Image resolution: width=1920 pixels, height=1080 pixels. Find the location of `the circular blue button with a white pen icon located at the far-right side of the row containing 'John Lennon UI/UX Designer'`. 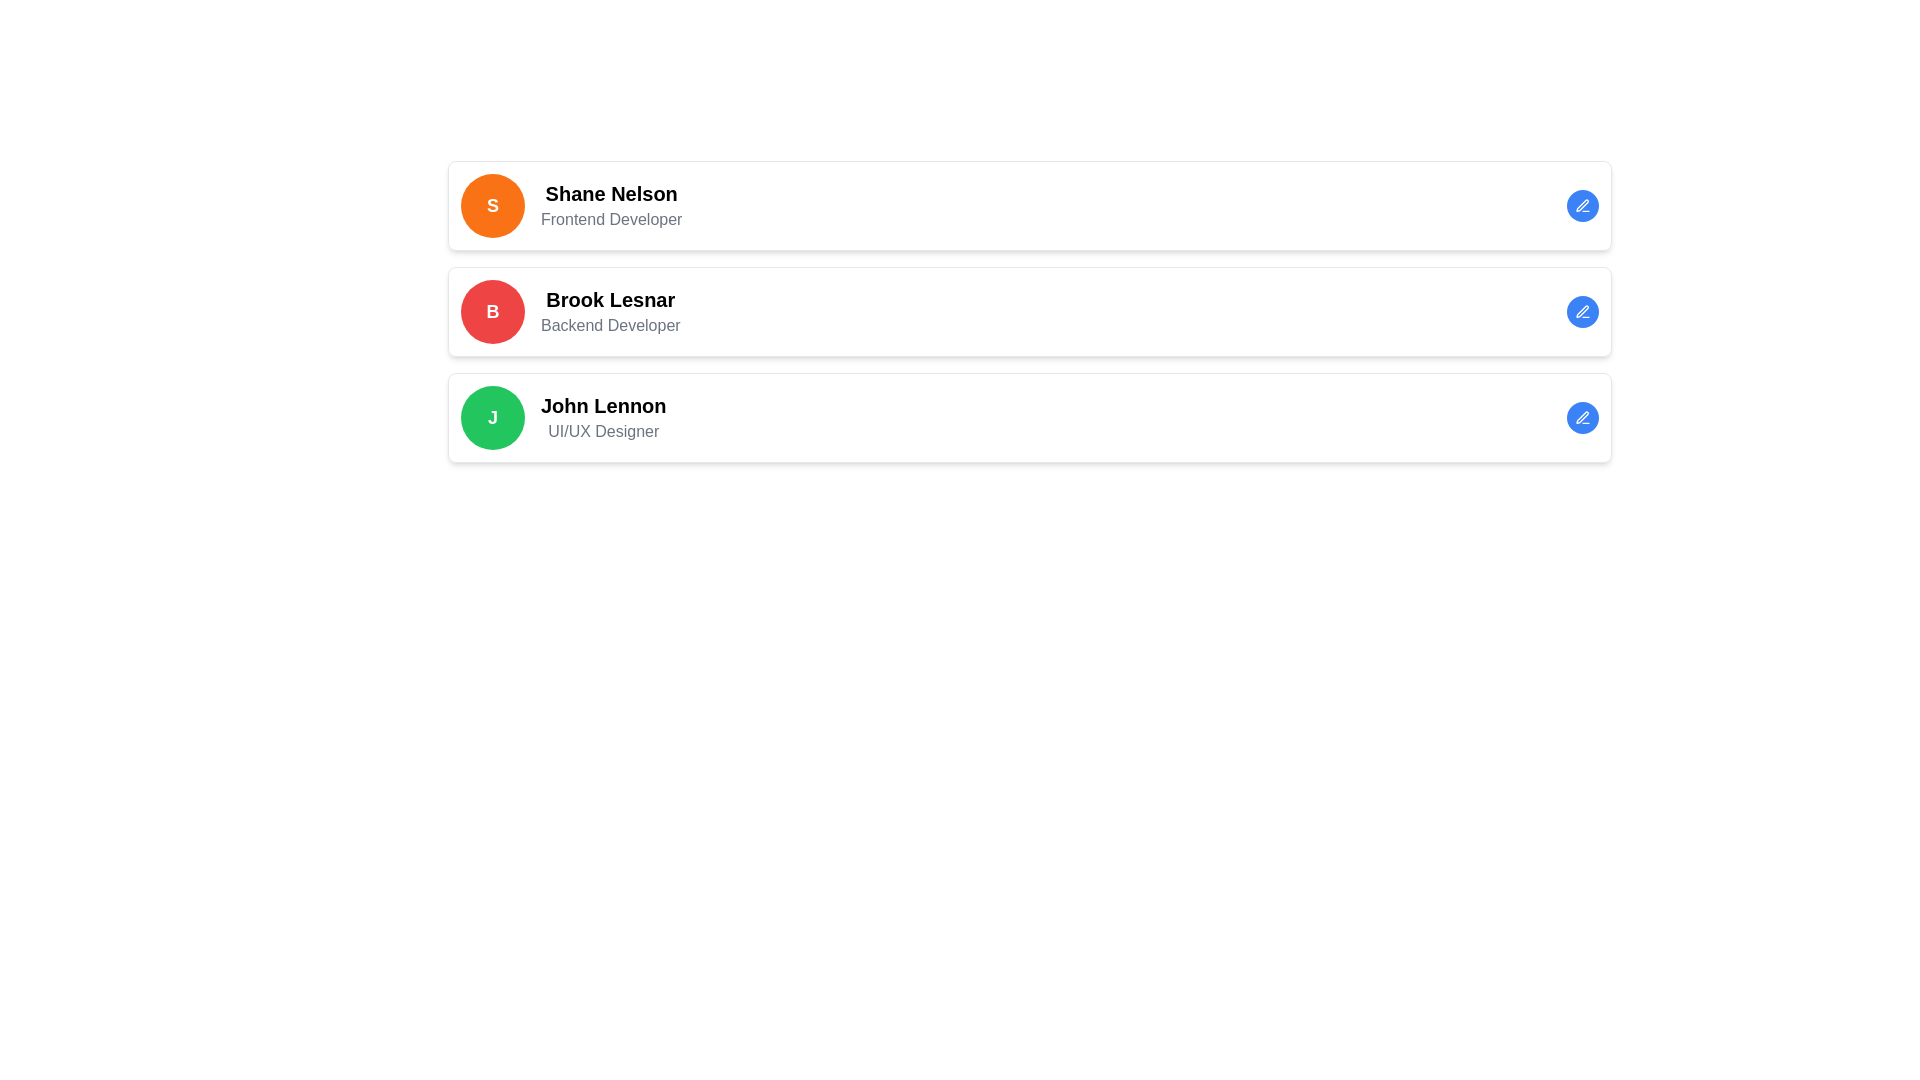

the circular blue button with a white pen icon located at the far-right side of the row containing 'John Lennon UI/UX Designer' is located at coordinates (1582, 416).